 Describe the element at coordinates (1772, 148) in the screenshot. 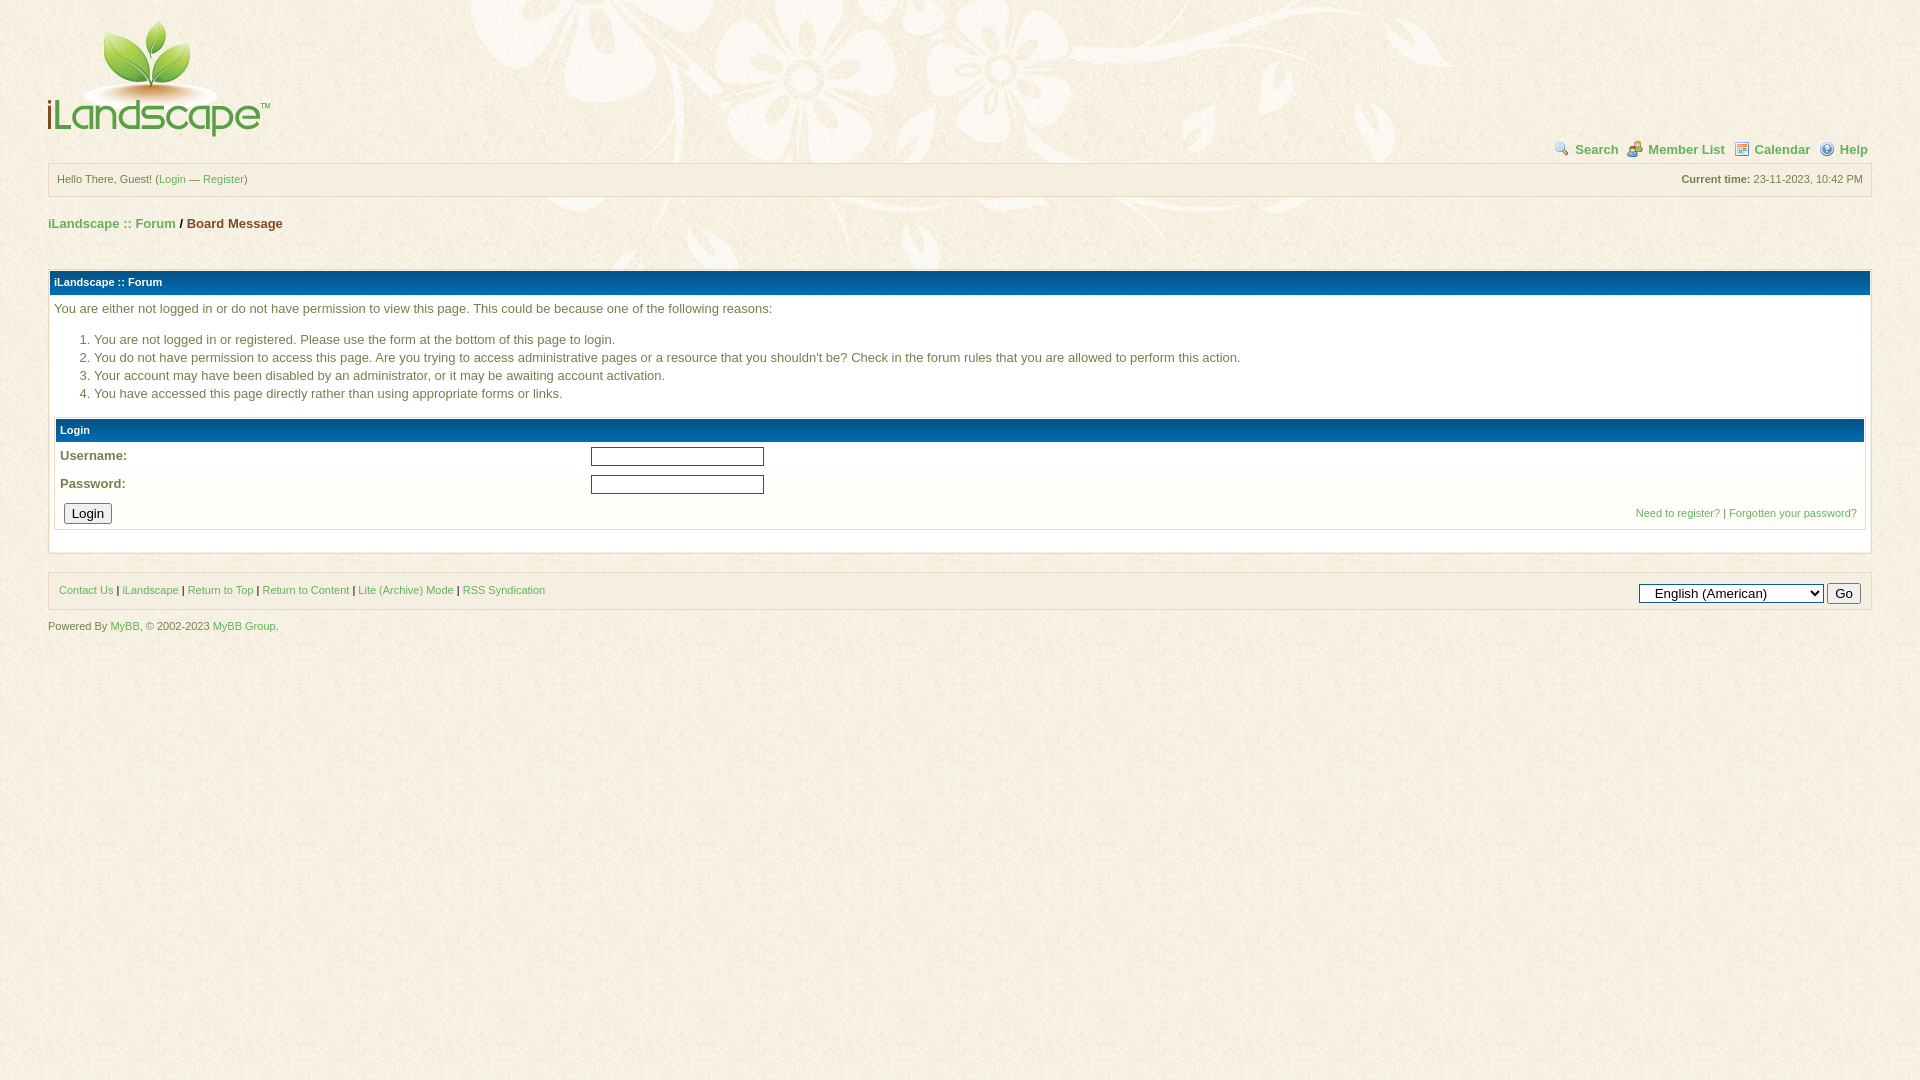

I see `'Calendar'` at that location.